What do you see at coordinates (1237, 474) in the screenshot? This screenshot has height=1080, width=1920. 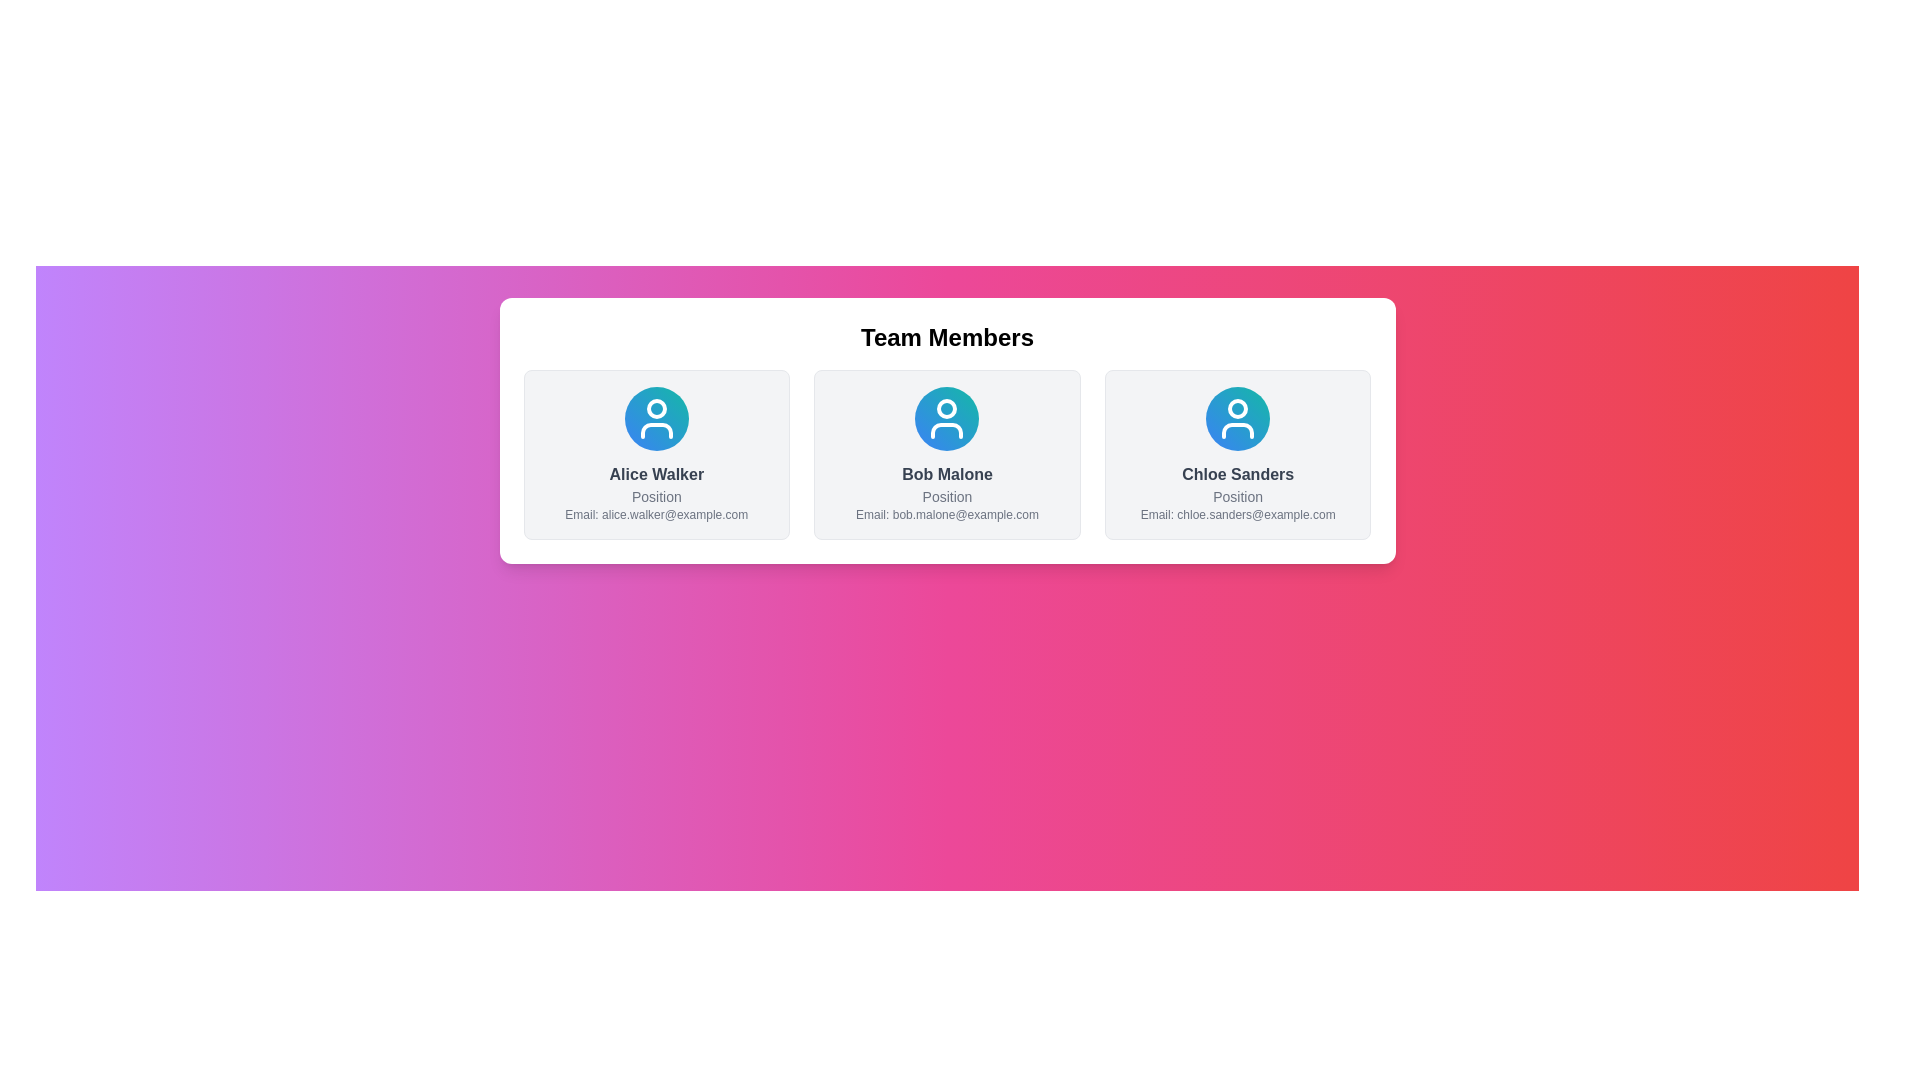 I see `the Text Label that identifies the name of the individual on the profile card located at the lower center of the rightmost card, positioned below a circular icon and above the 'Position' text and email address` at bounding box center [1237, 474].